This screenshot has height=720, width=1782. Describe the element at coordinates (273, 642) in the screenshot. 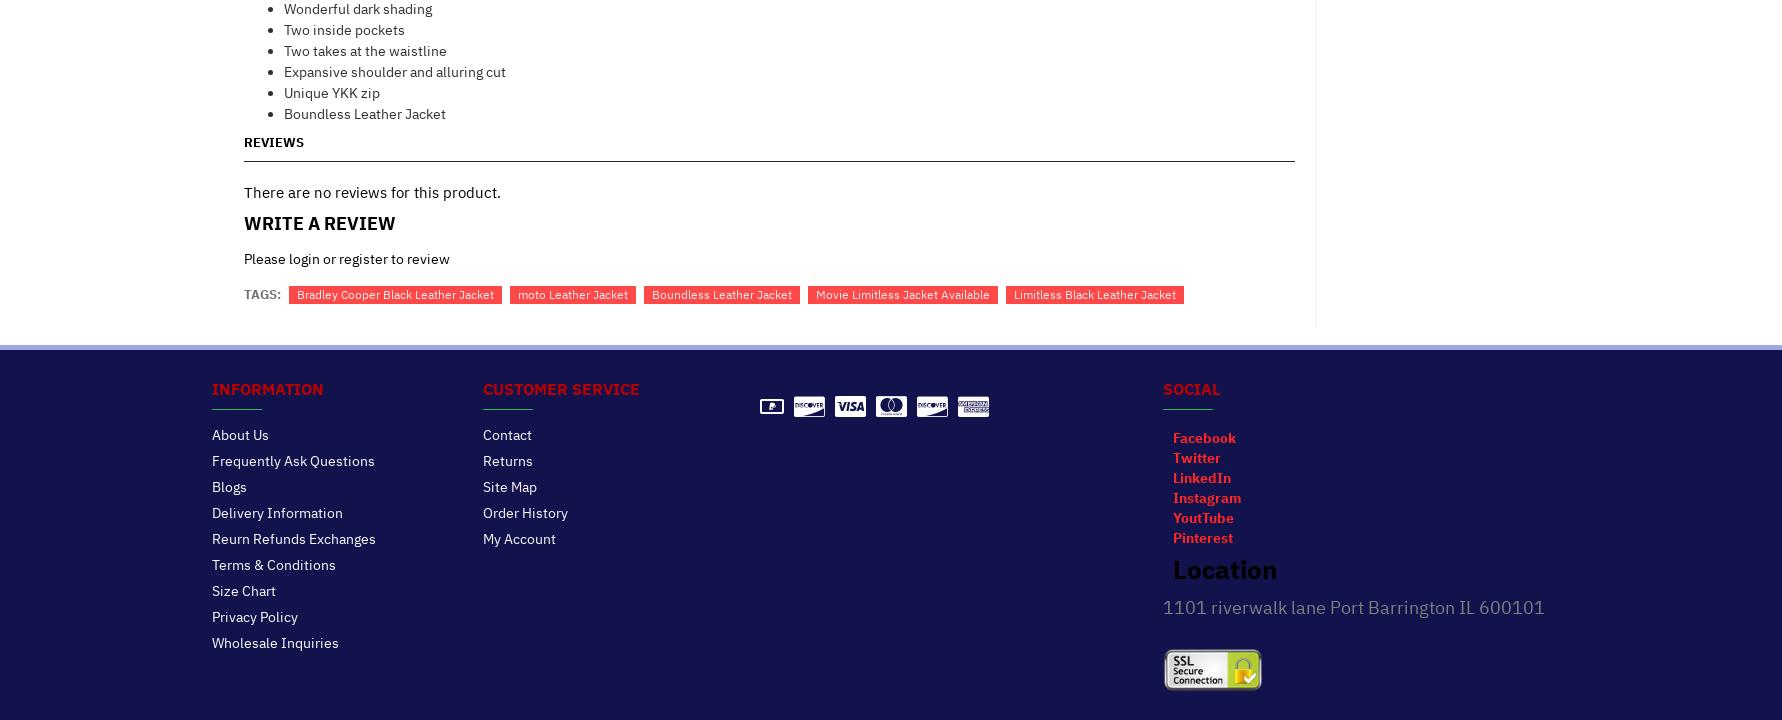

I see `'Wholesale Inquiries'` at that location.